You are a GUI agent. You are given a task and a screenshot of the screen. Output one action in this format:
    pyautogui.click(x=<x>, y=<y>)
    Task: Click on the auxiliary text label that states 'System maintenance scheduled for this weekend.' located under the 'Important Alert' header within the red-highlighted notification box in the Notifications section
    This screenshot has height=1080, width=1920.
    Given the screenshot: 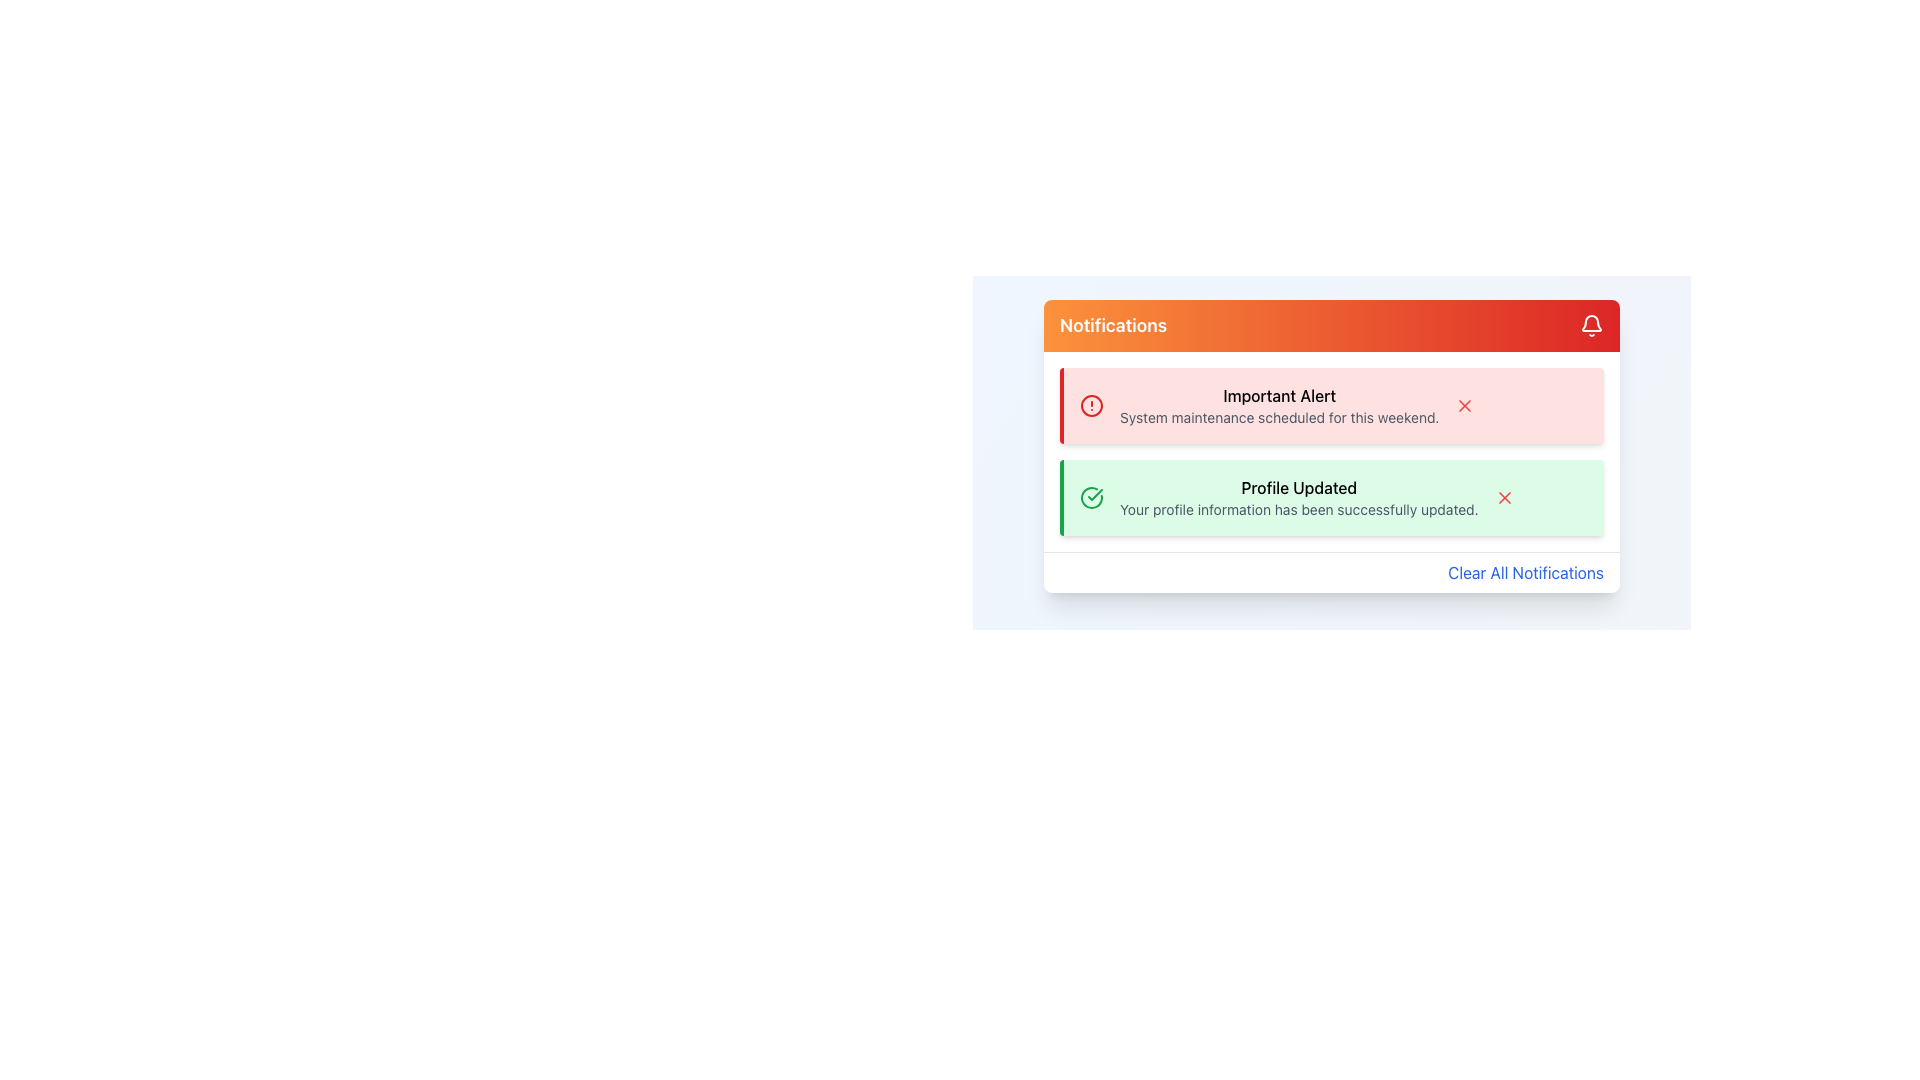 What is the action you would take?
    pyautogui.click(x=1278, y=416)
    